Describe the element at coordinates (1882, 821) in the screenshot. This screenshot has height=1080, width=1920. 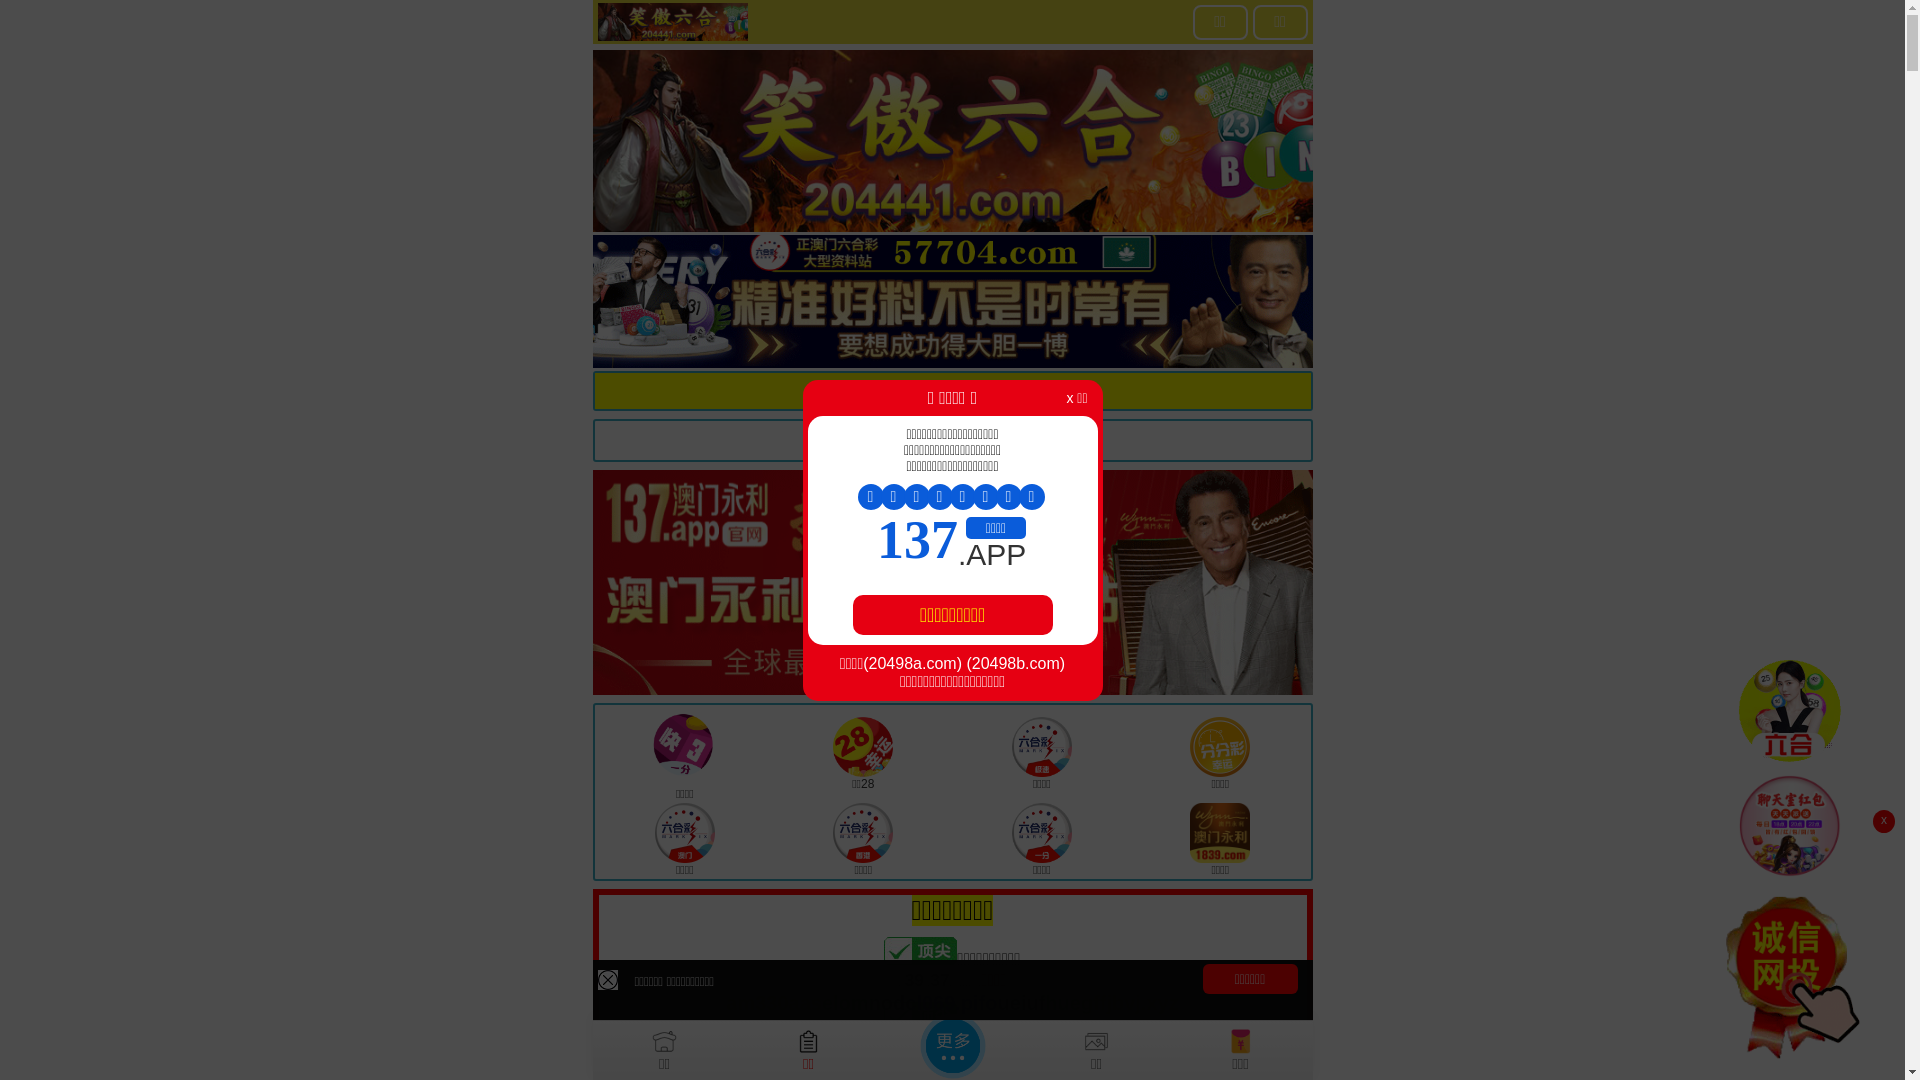
I see `'x'` at that location.